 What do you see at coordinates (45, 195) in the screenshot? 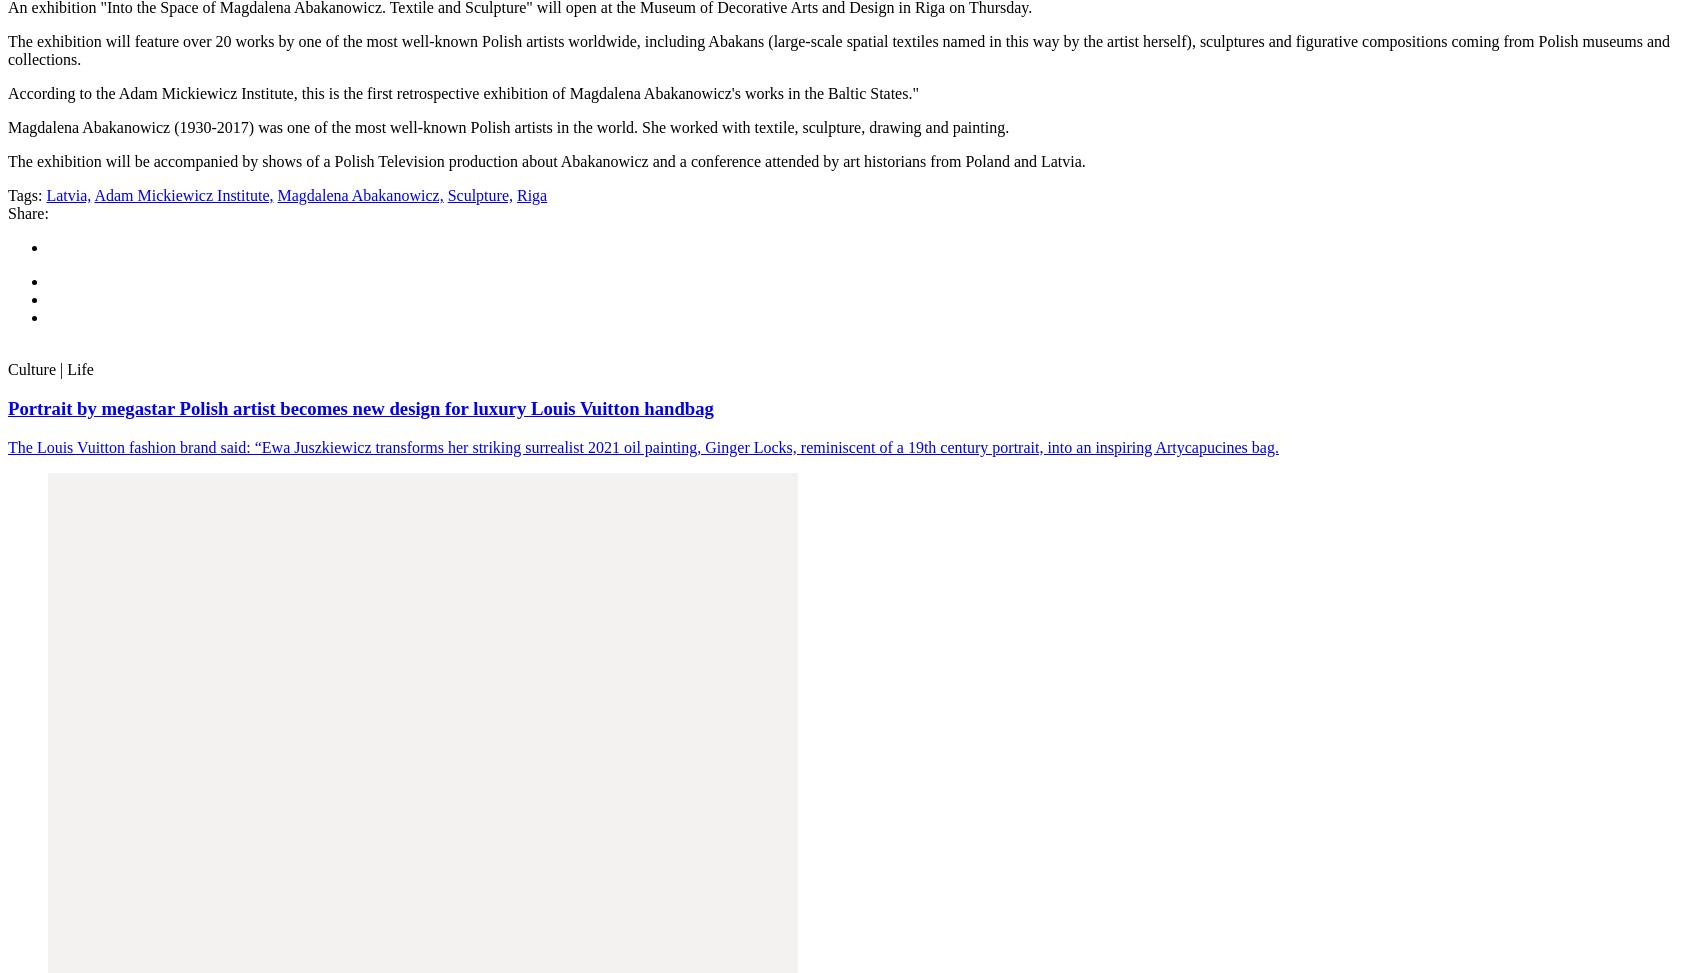
I see `'Latvia,'` at bounding box center [45, 195].